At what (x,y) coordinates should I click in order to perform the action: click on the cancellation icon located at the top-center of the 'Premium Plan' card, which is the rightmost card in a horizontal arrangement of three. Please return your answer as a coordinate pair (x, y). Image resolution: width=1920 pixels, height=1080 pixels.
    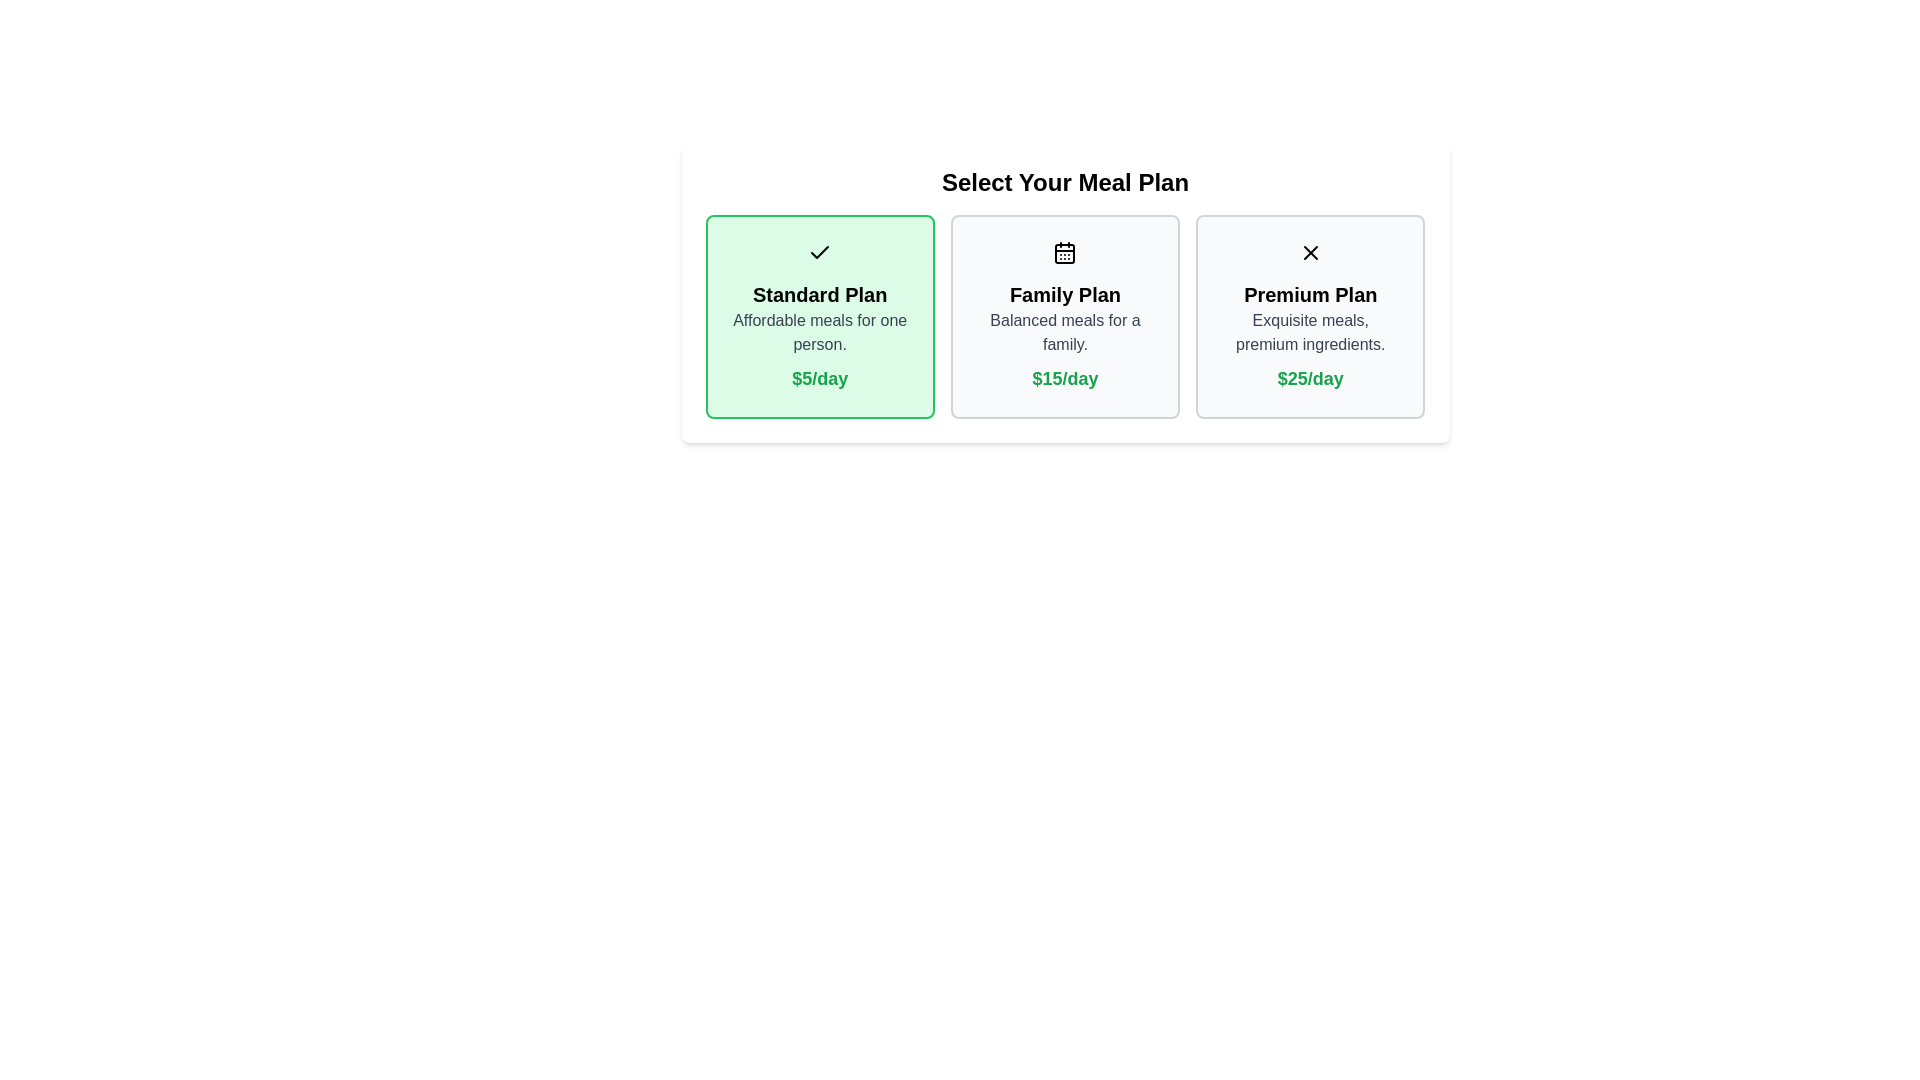
    Looking at the image, I should click on (1310, 252).